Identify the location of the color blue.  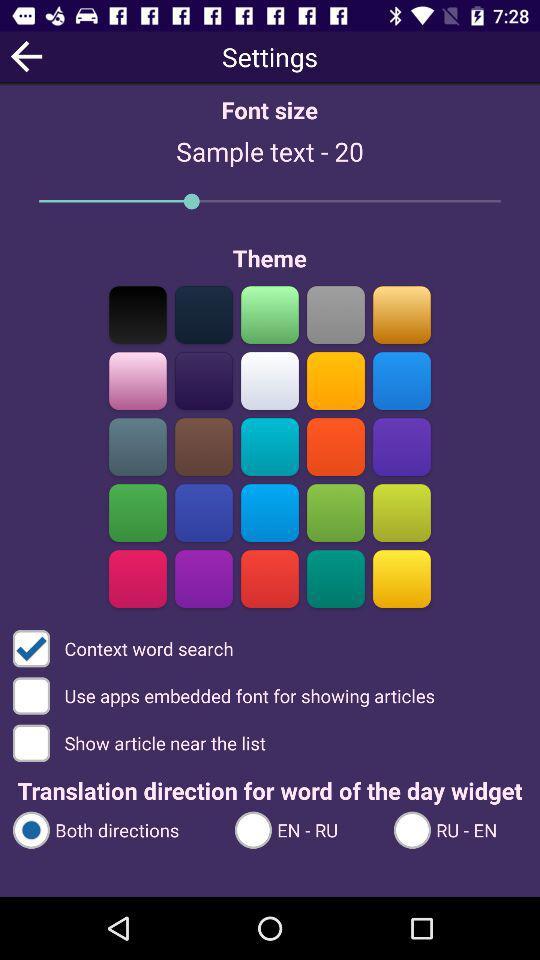
(203, 512).